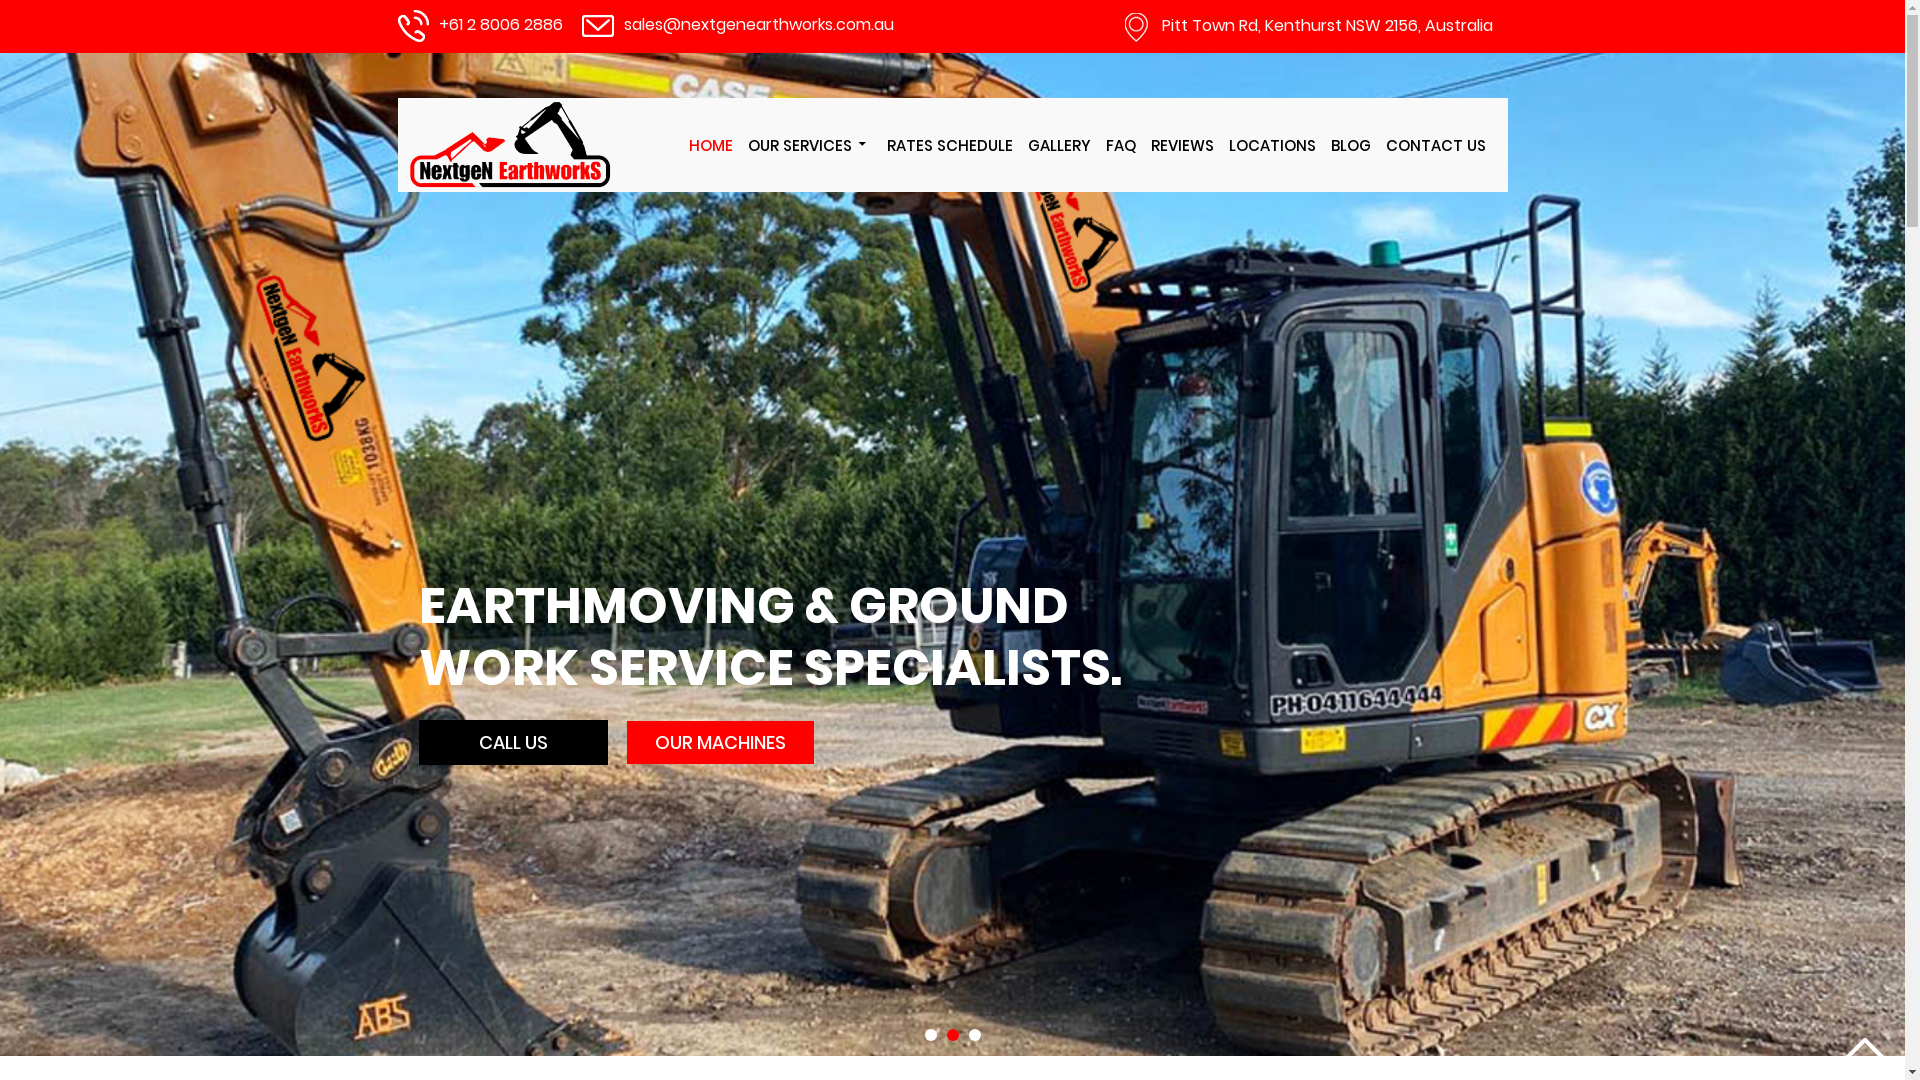 Image resolution: width=1920 pixels, height=1080 pixels. I want to click on 'BLOG', so click(1349, 144).